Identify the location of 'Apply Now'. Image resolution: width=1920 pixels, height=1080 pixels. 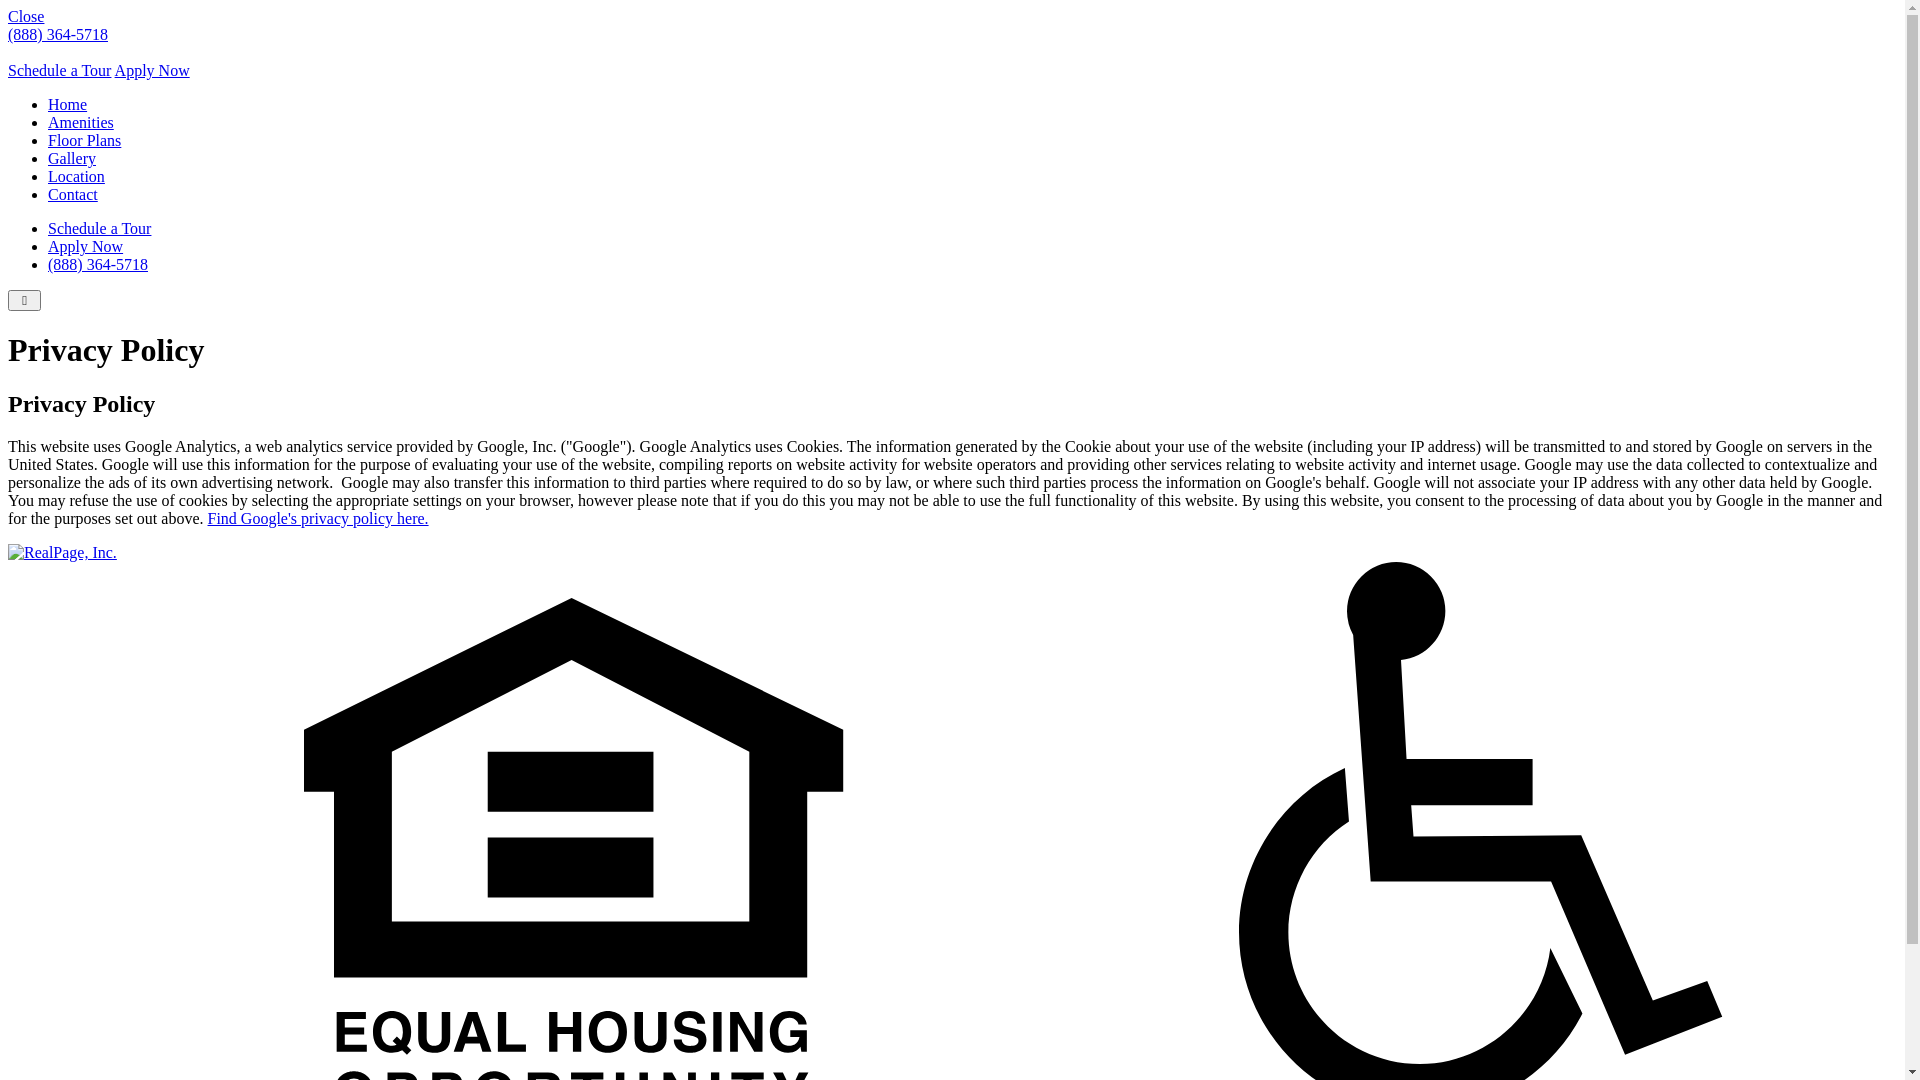
(151, 69).